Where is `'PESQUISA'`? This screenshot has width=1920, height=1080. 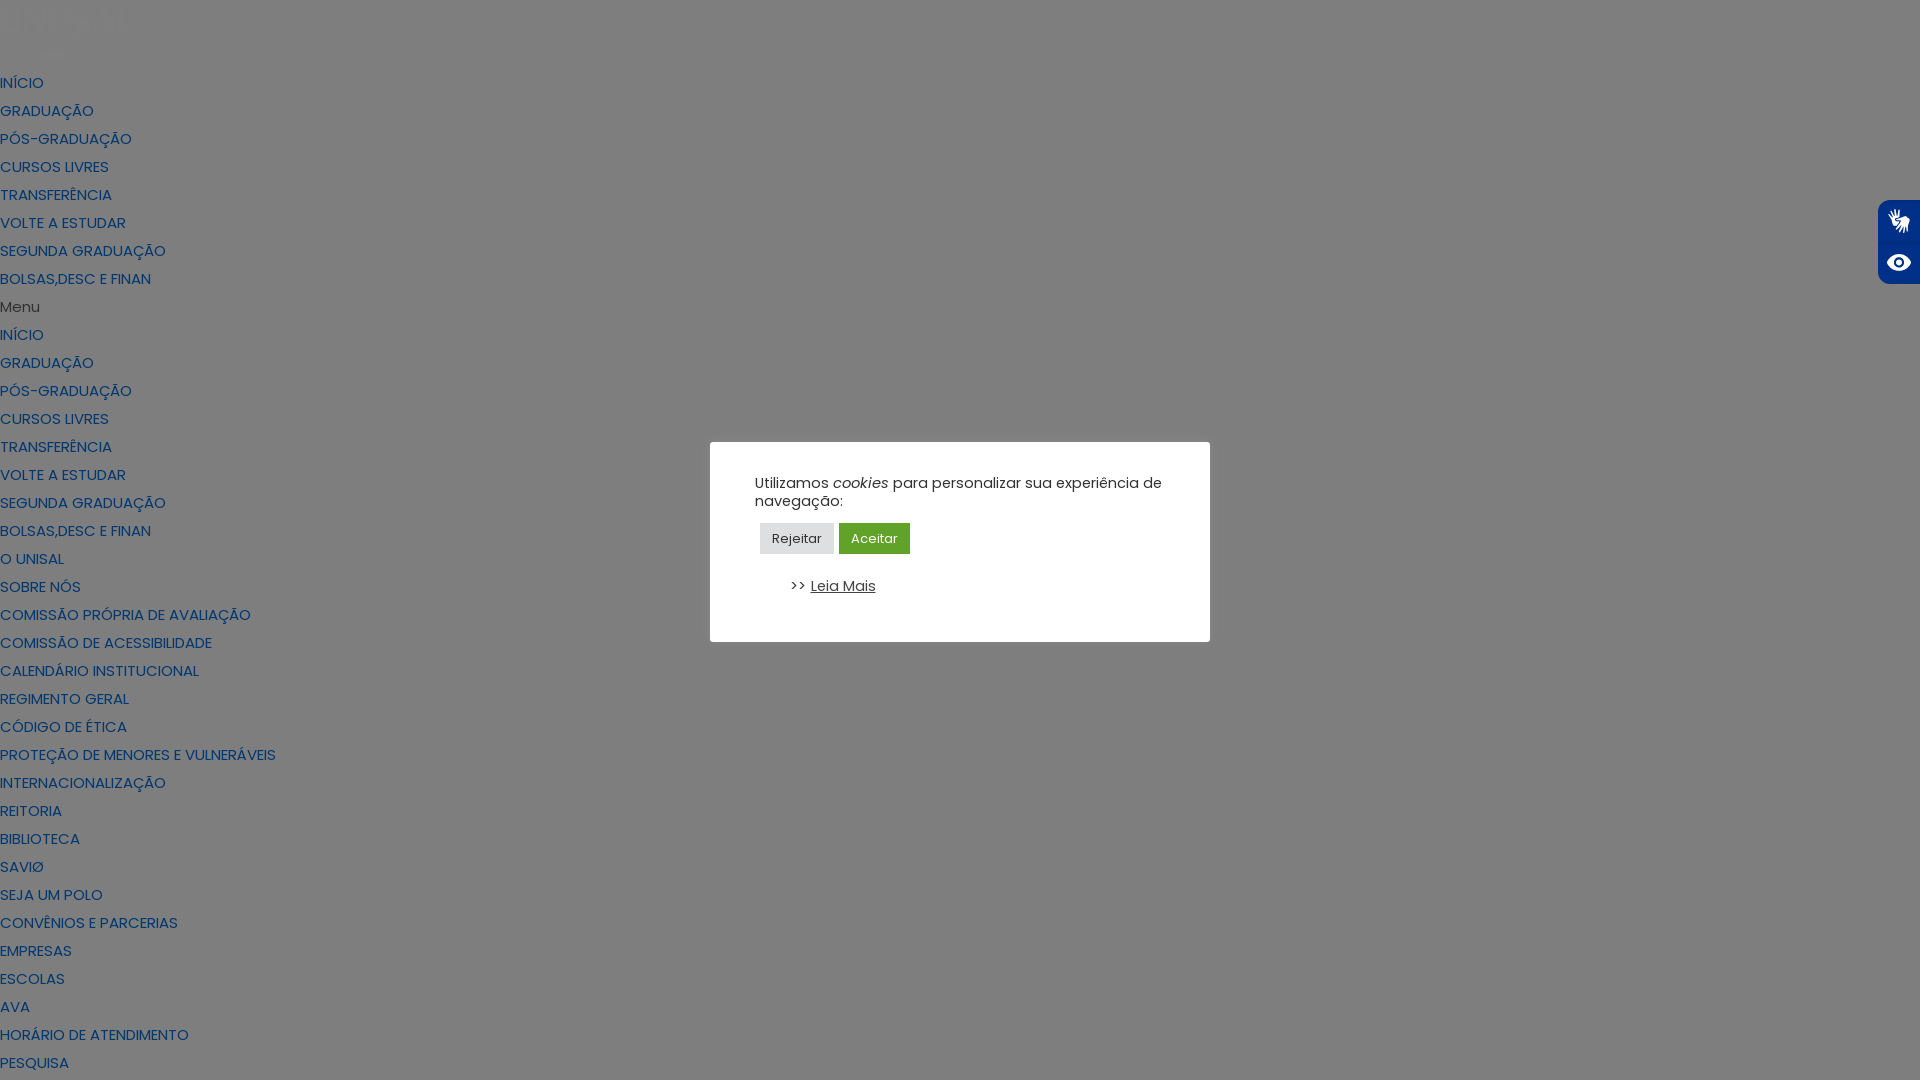 'PESQUISA' is located at coordinates (34, 1061).